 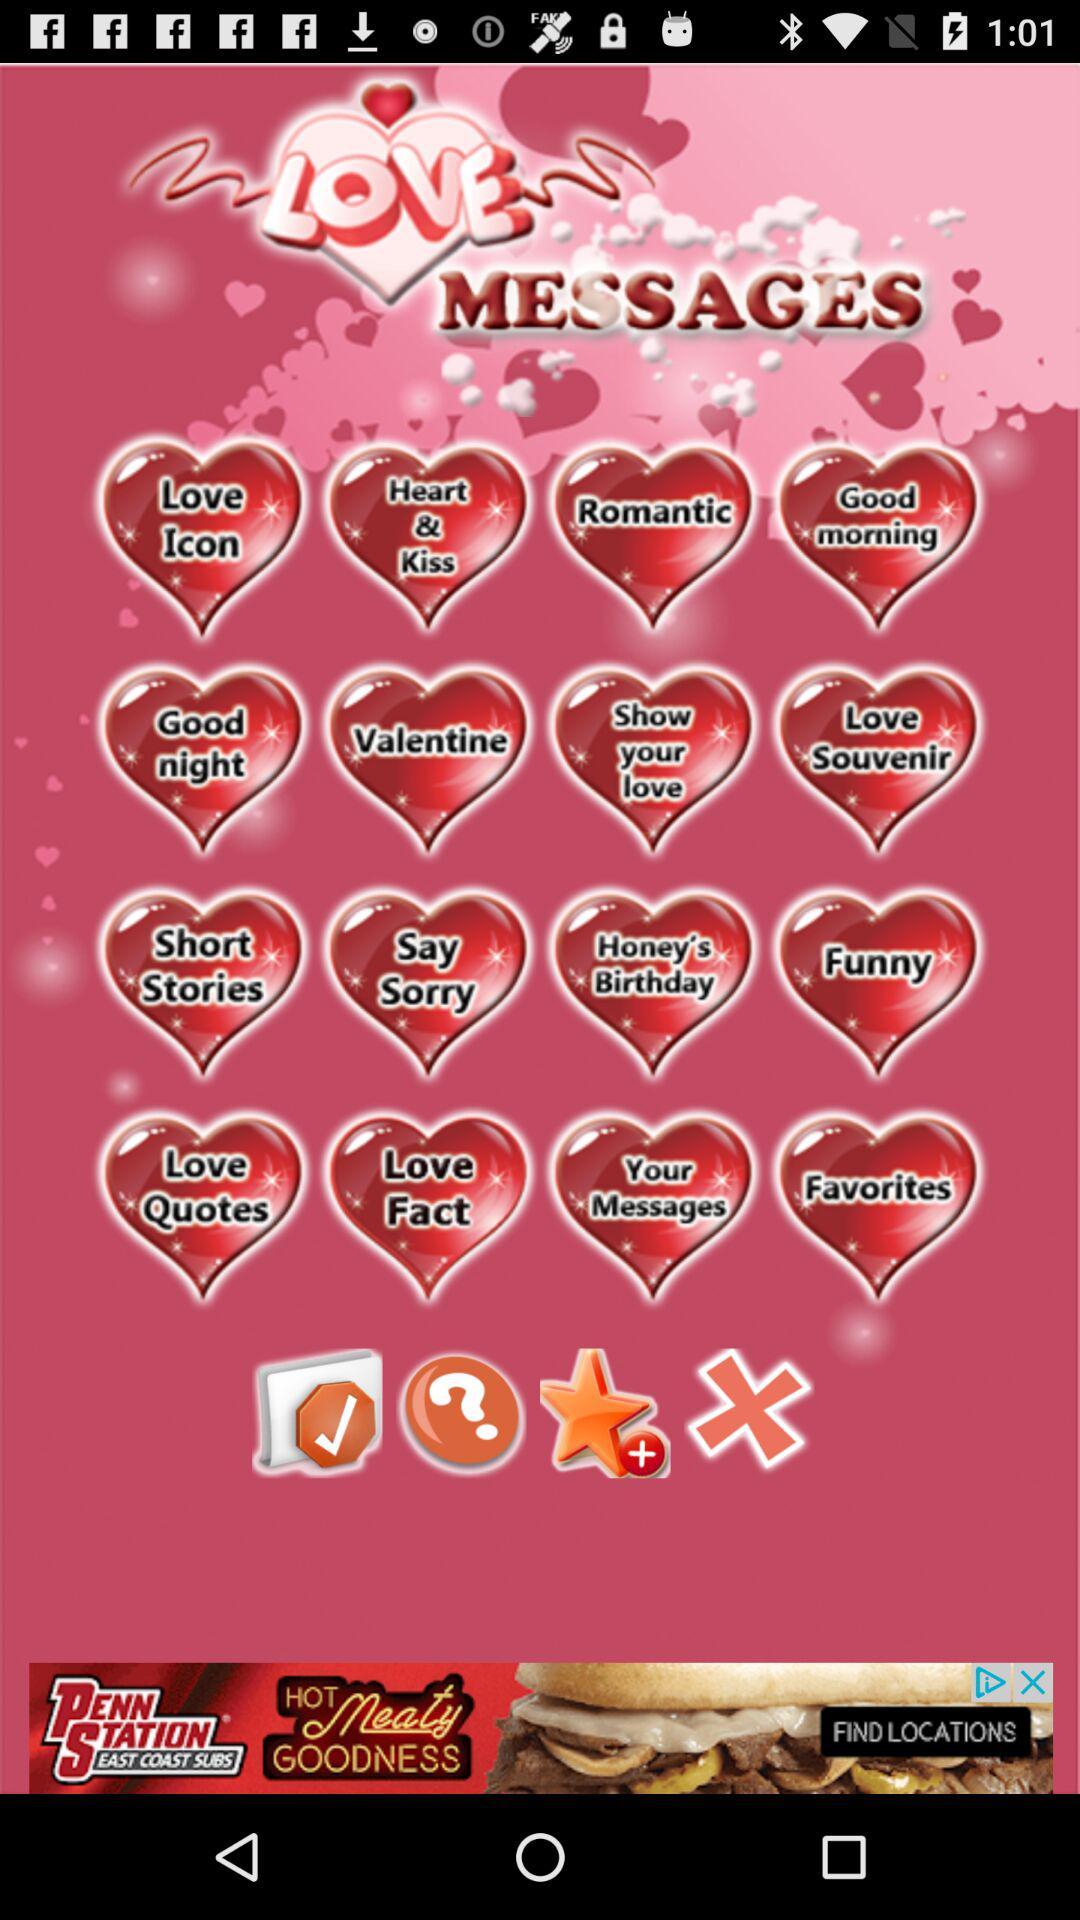 What do you see at coordinates (652, 761) in the screenshot?
I see `show your love message` at bounding box center [652, 761].